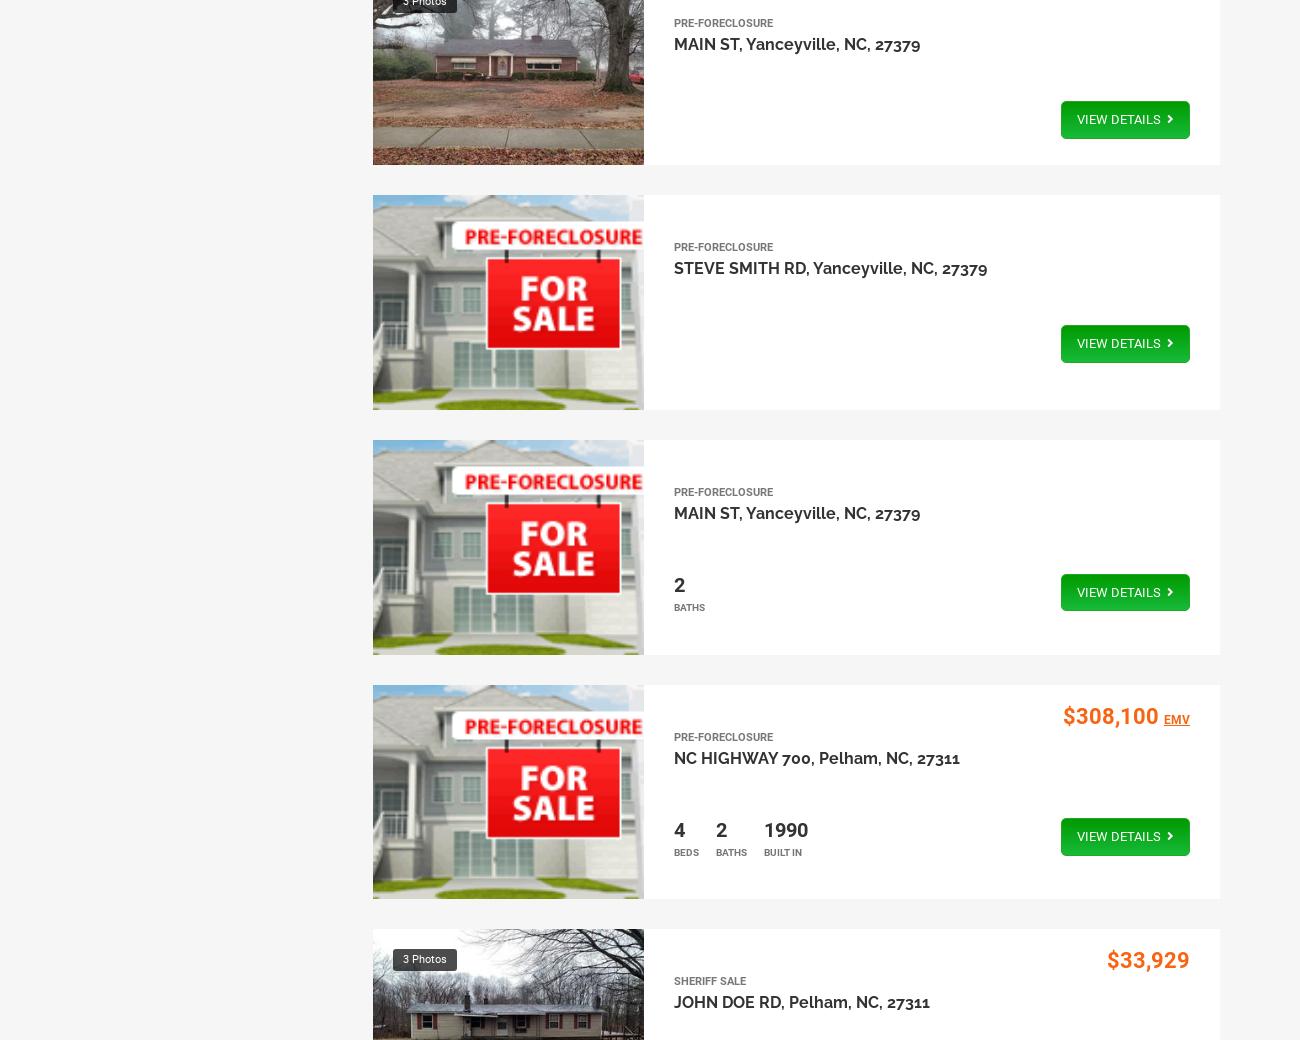  What do you see at coordinates (726, 1002) in the screenshot?
I see `'JOHN DOE RD'` at bounding box center [726, 1002].